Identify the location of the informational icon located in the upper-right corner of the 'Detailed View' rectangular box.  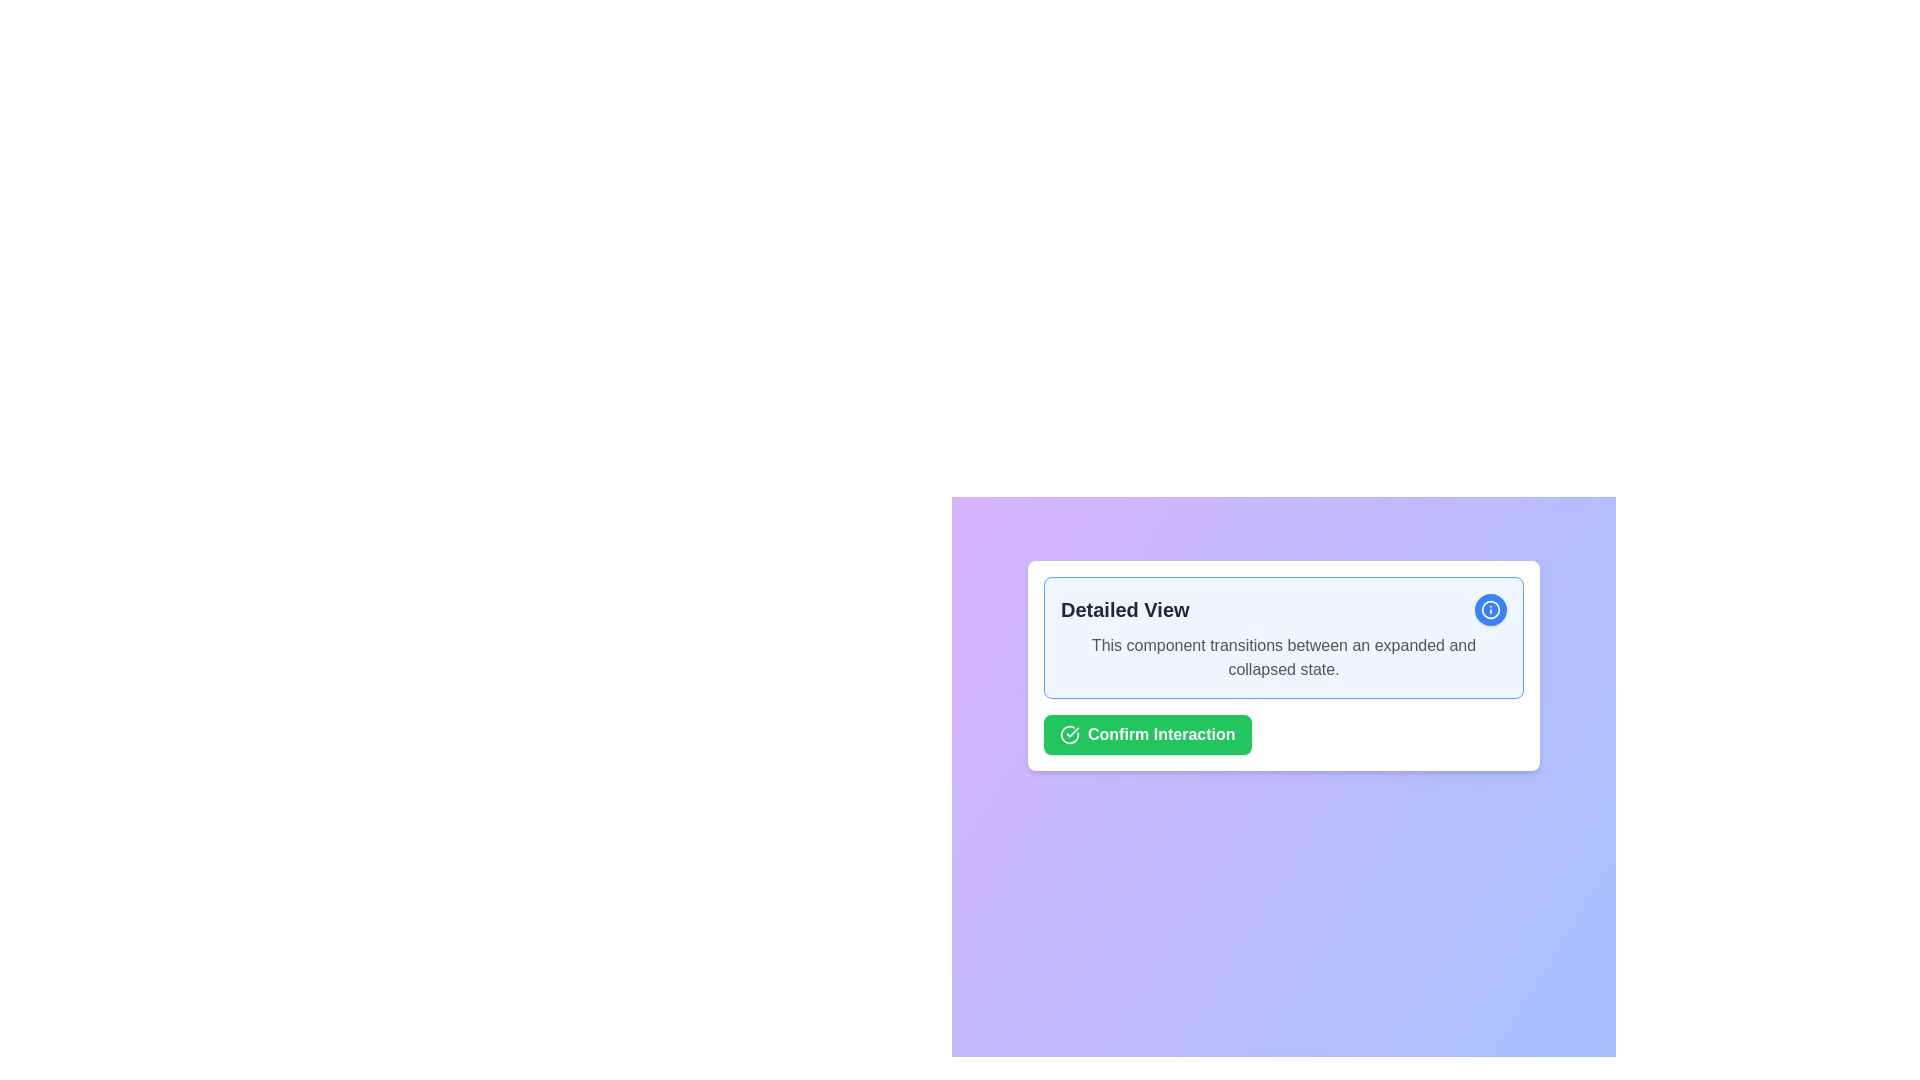
(1491, 608).